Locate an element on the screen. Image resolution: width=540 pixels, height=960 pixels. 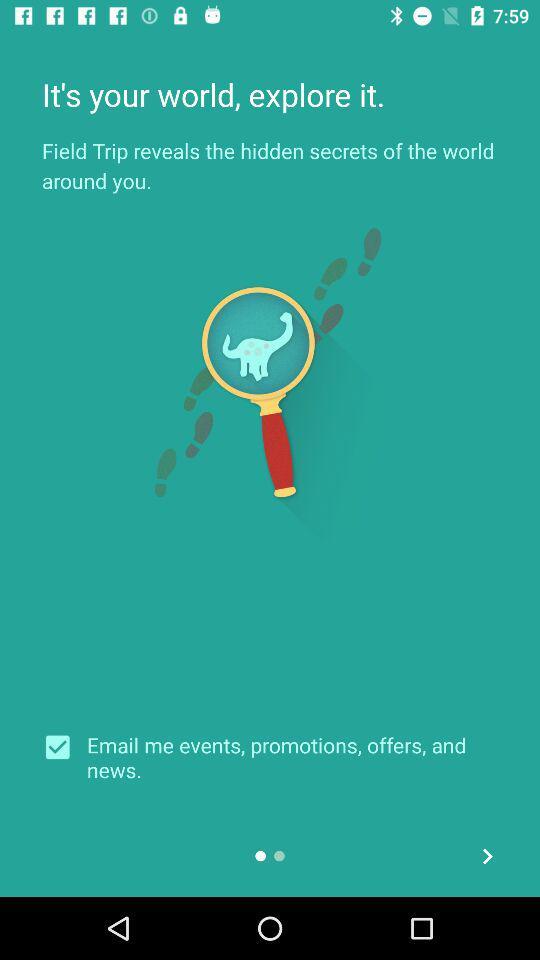
app to the left of the email me events icon is located at coordinates (64, 746).